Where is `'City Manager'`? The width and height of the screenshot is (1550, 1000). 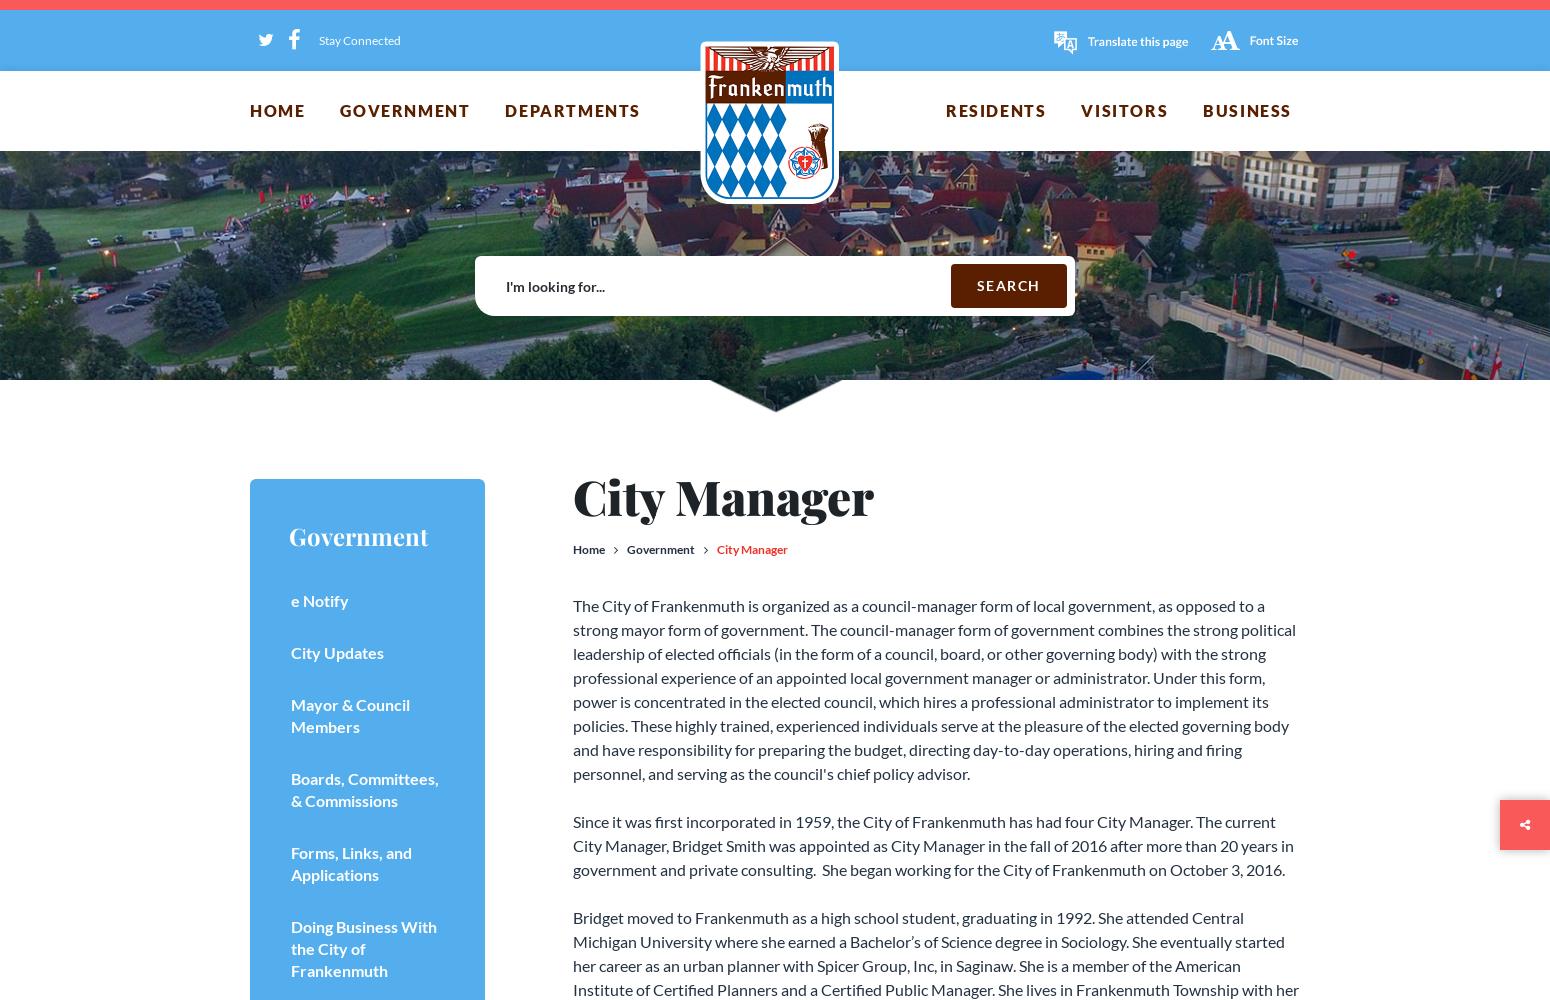 'City Manager' is located at coordinates (715, 549).